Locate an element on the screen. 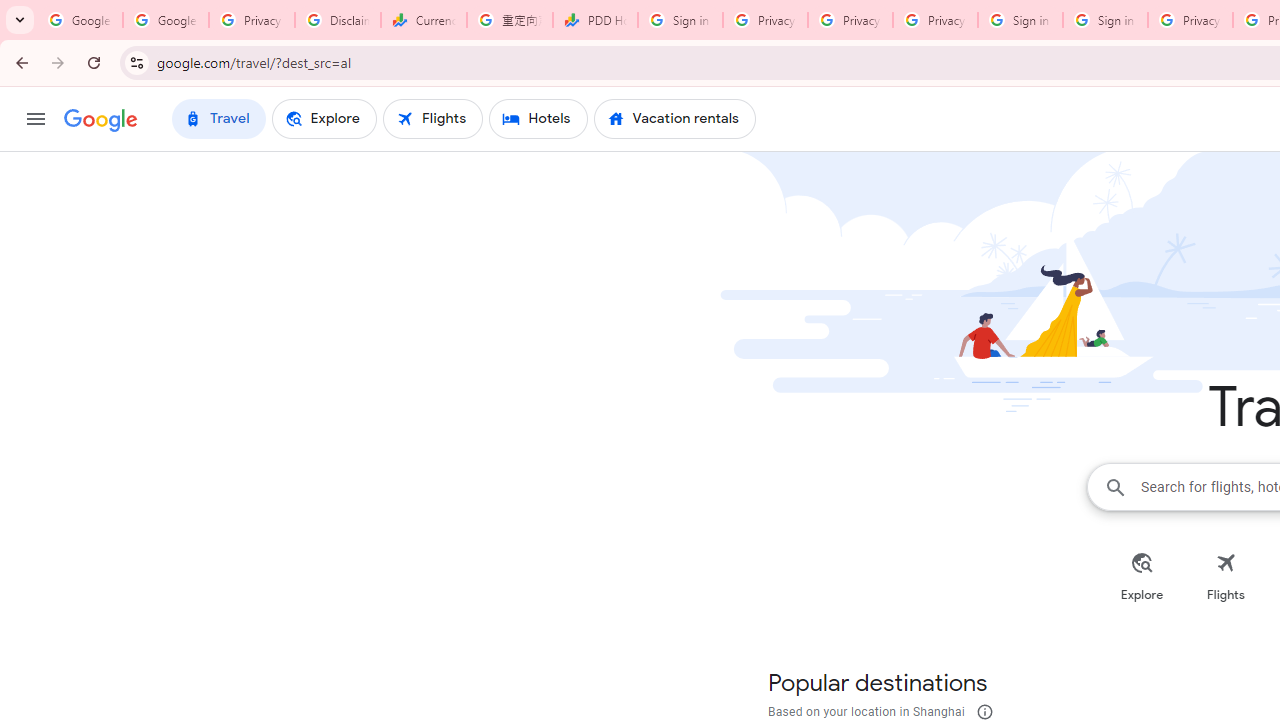 This screenshot has height=720, width=1280. 'Sign in - Google Accounts' is located at coordinates (1104, 20).